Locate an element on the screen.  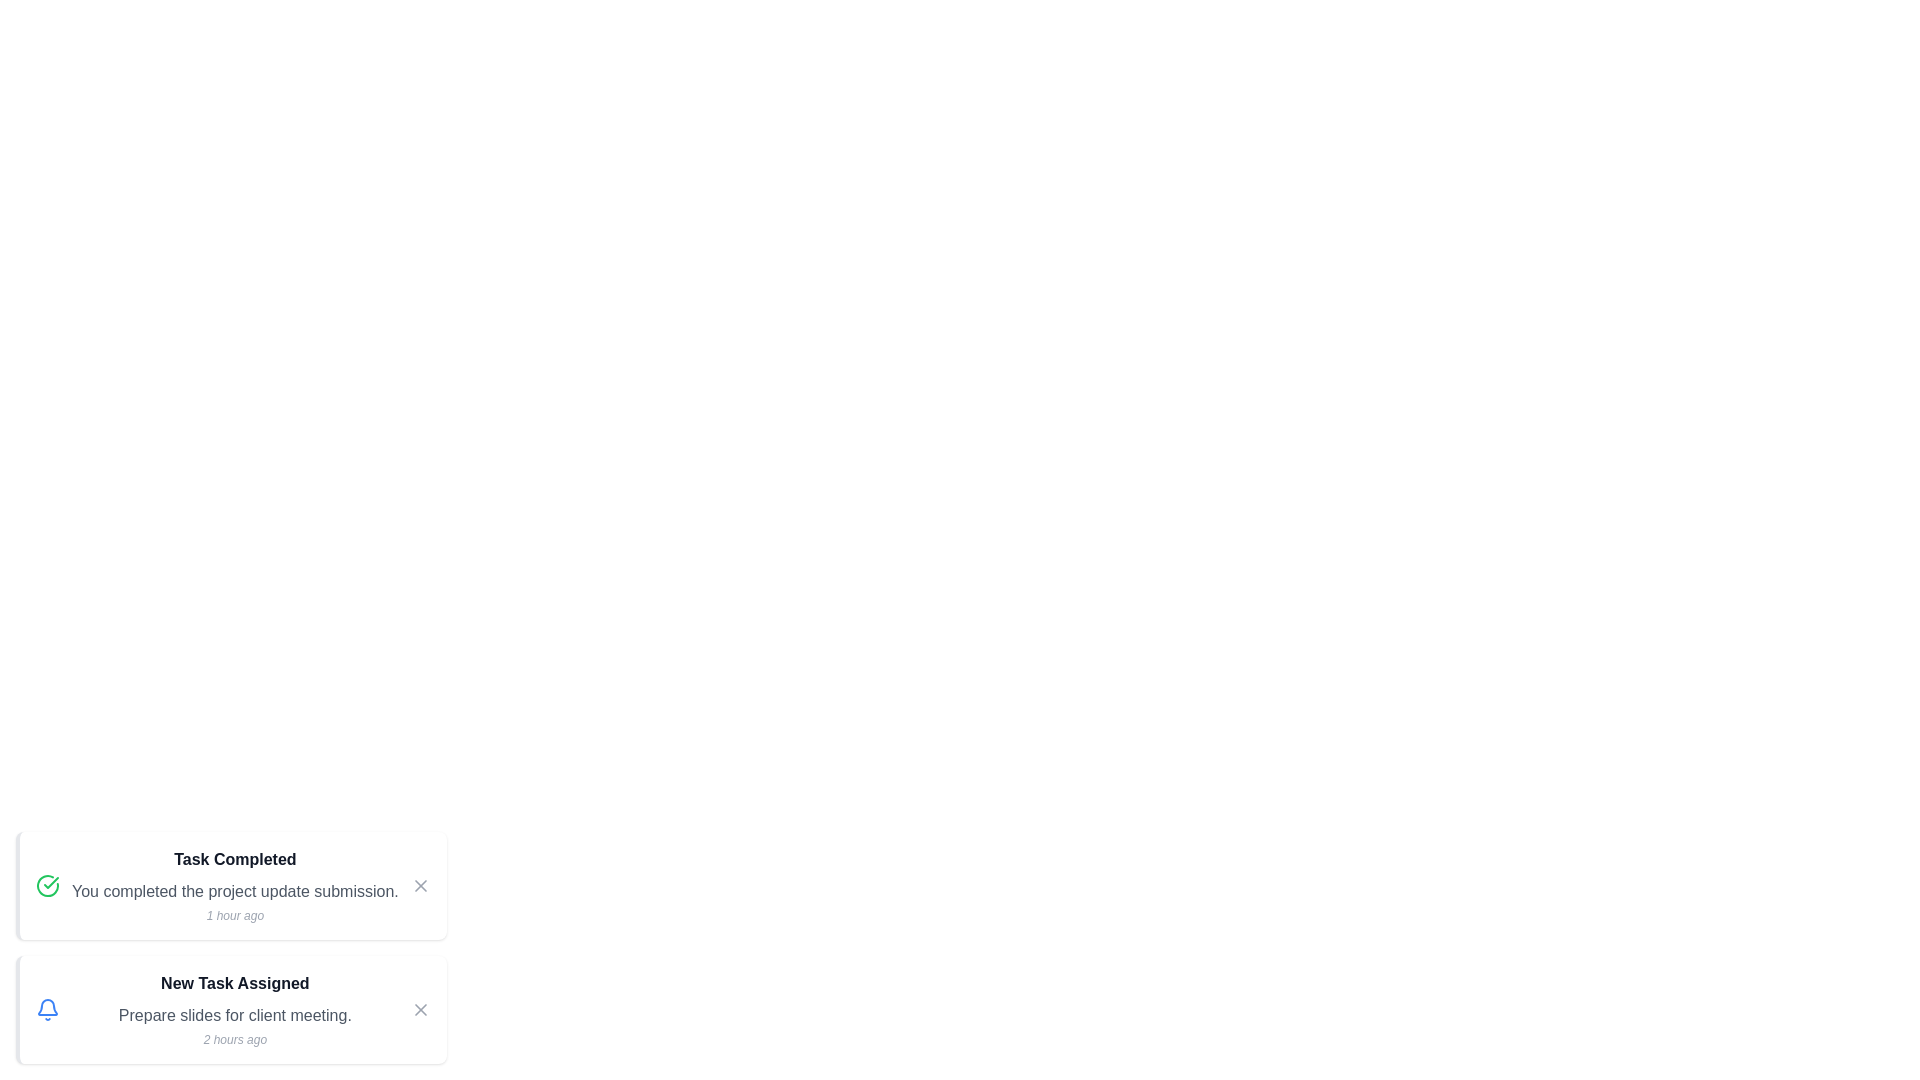
close button of the task with title 'Task Completed' is located at coordinates (419, 885).